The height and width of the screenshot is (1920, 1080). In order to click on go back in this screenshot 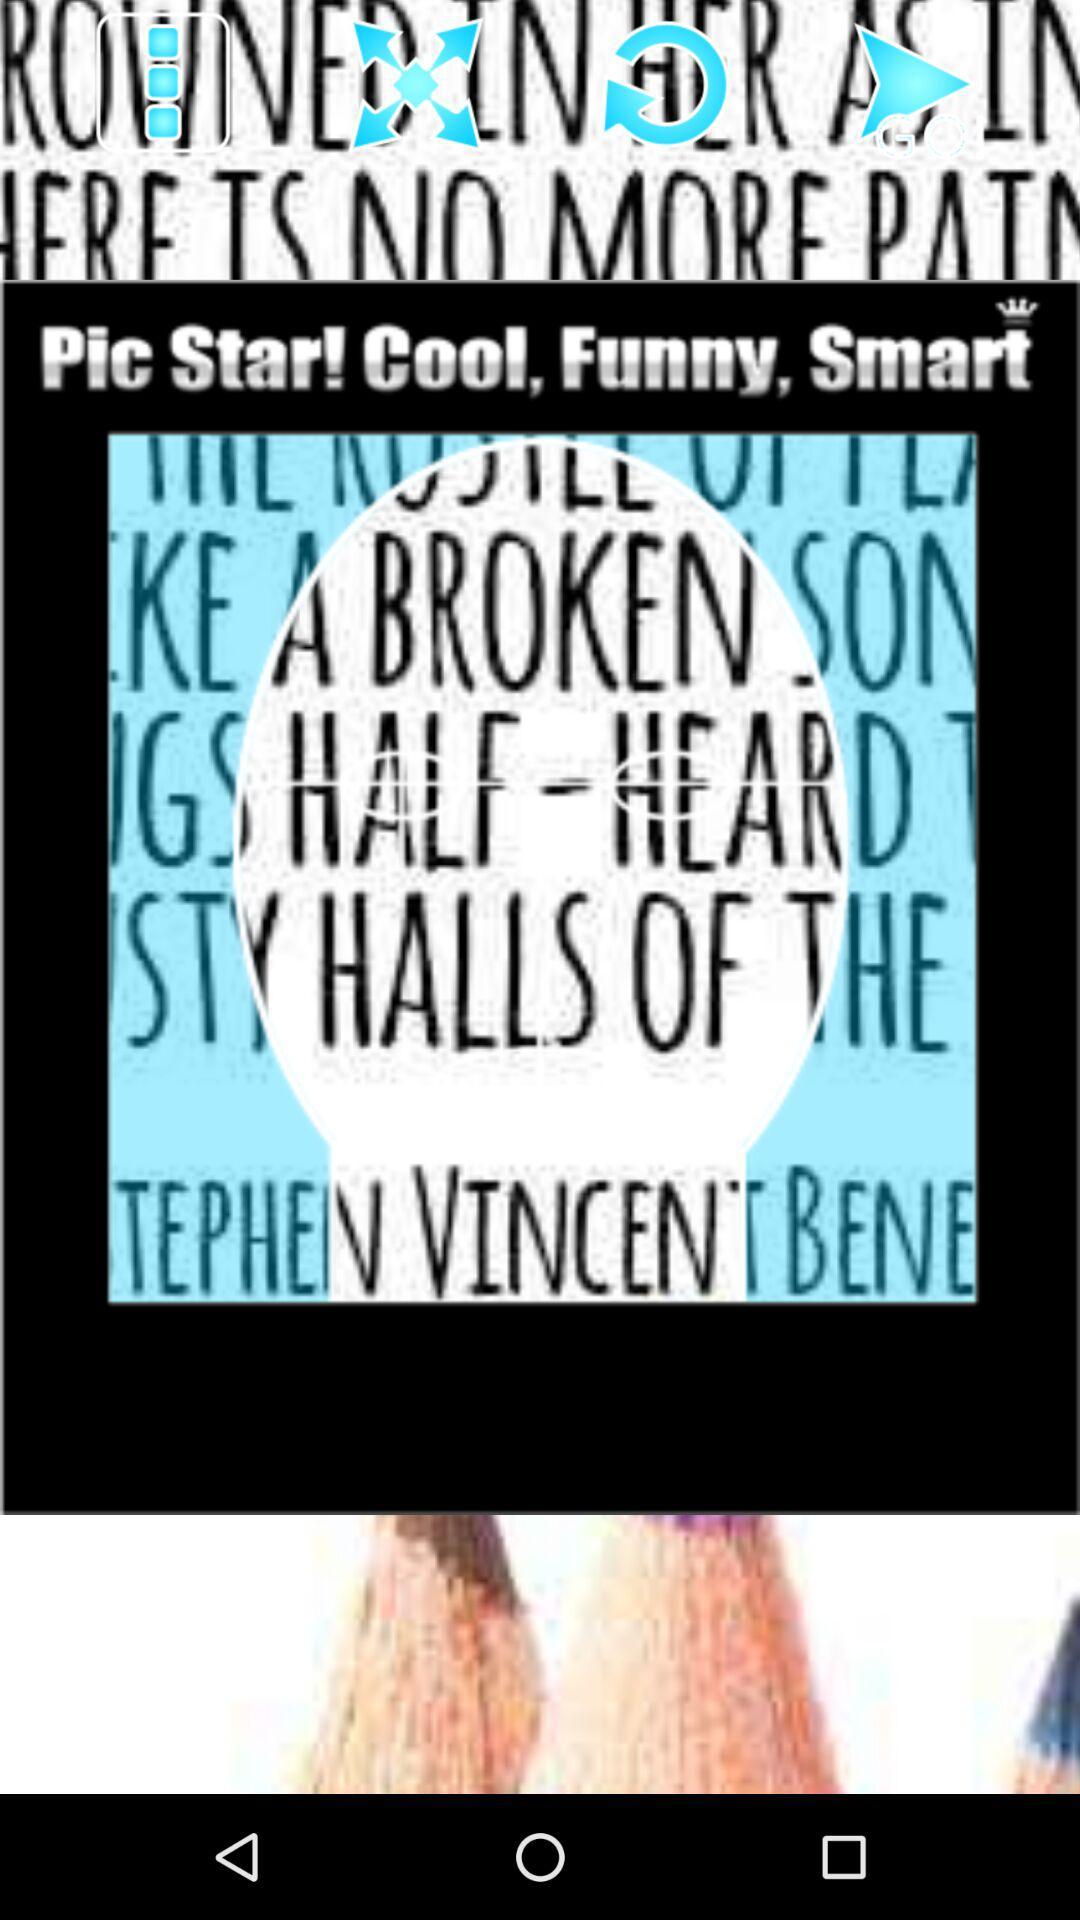, I will do `click(666, 84)`.